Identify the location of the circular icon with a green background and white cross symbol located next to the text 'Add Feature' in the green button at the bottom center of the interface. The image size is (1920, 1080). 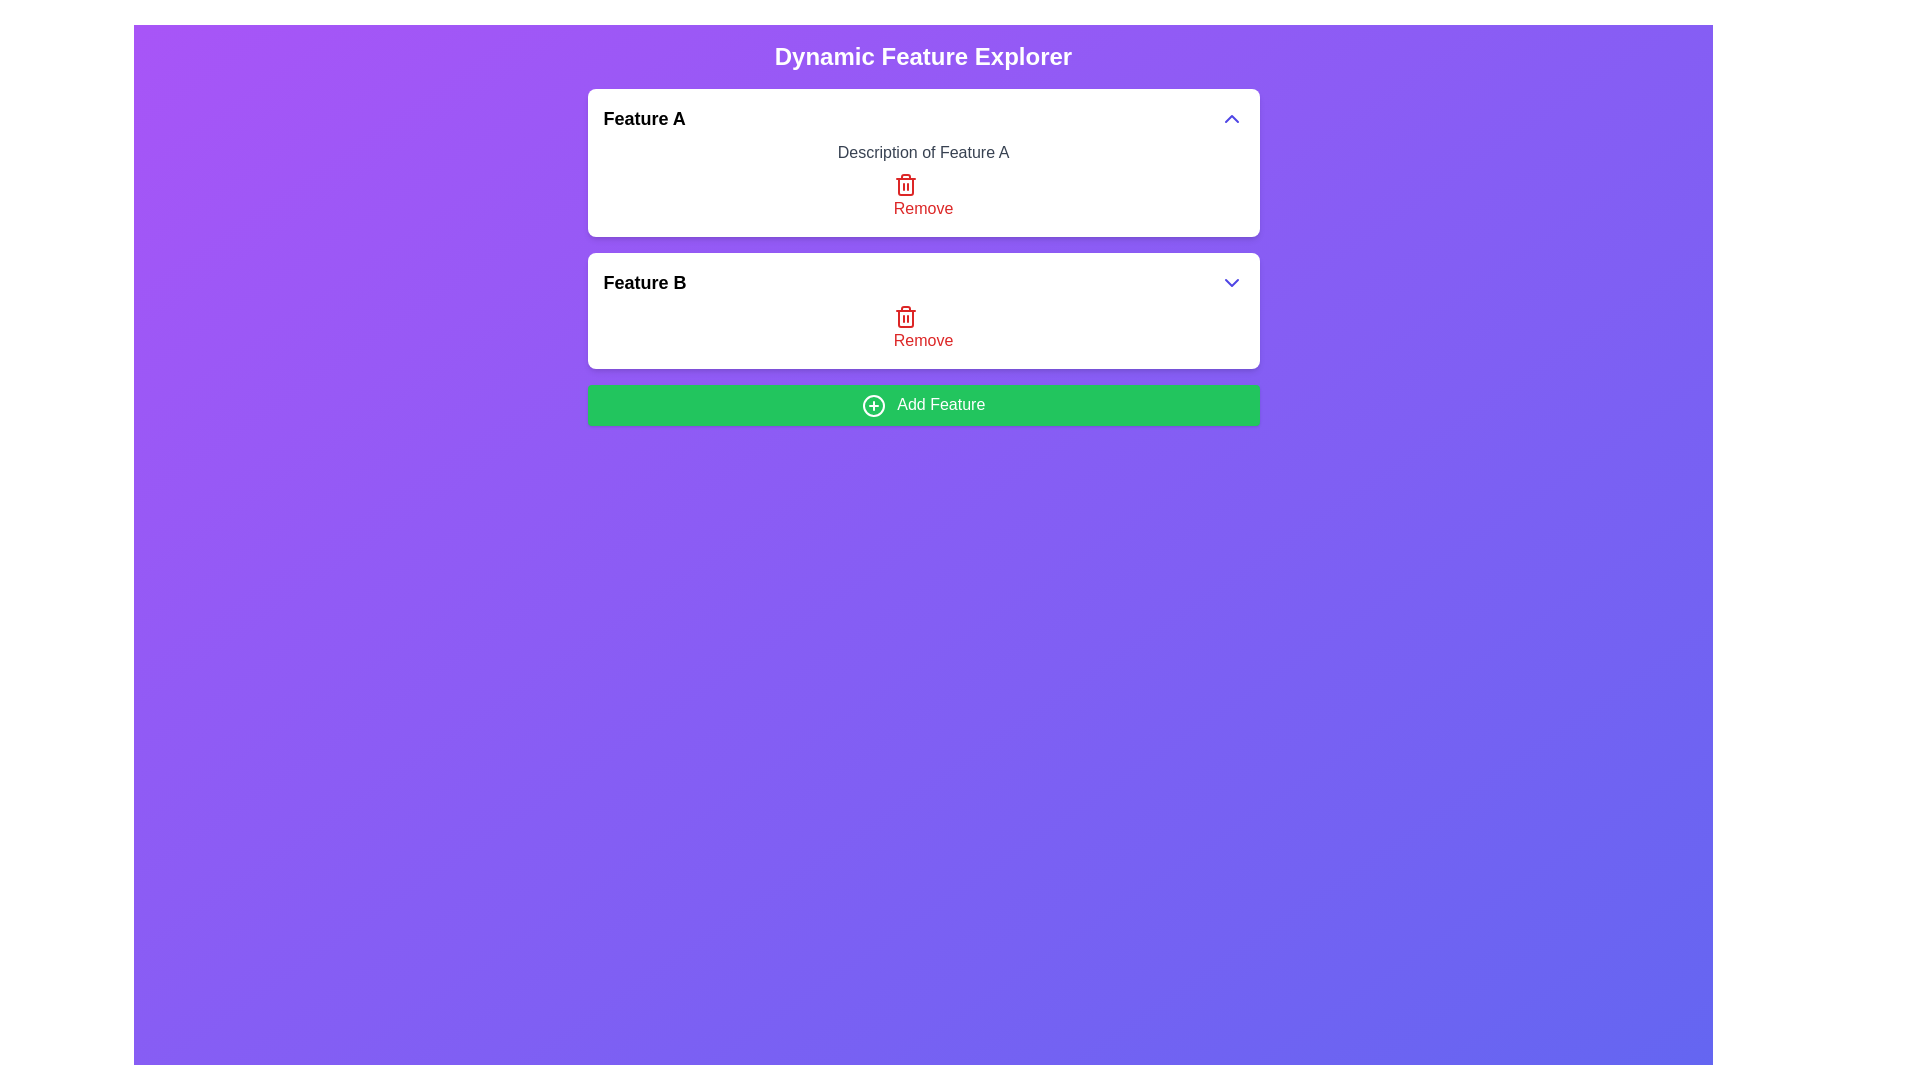
(873, 405).